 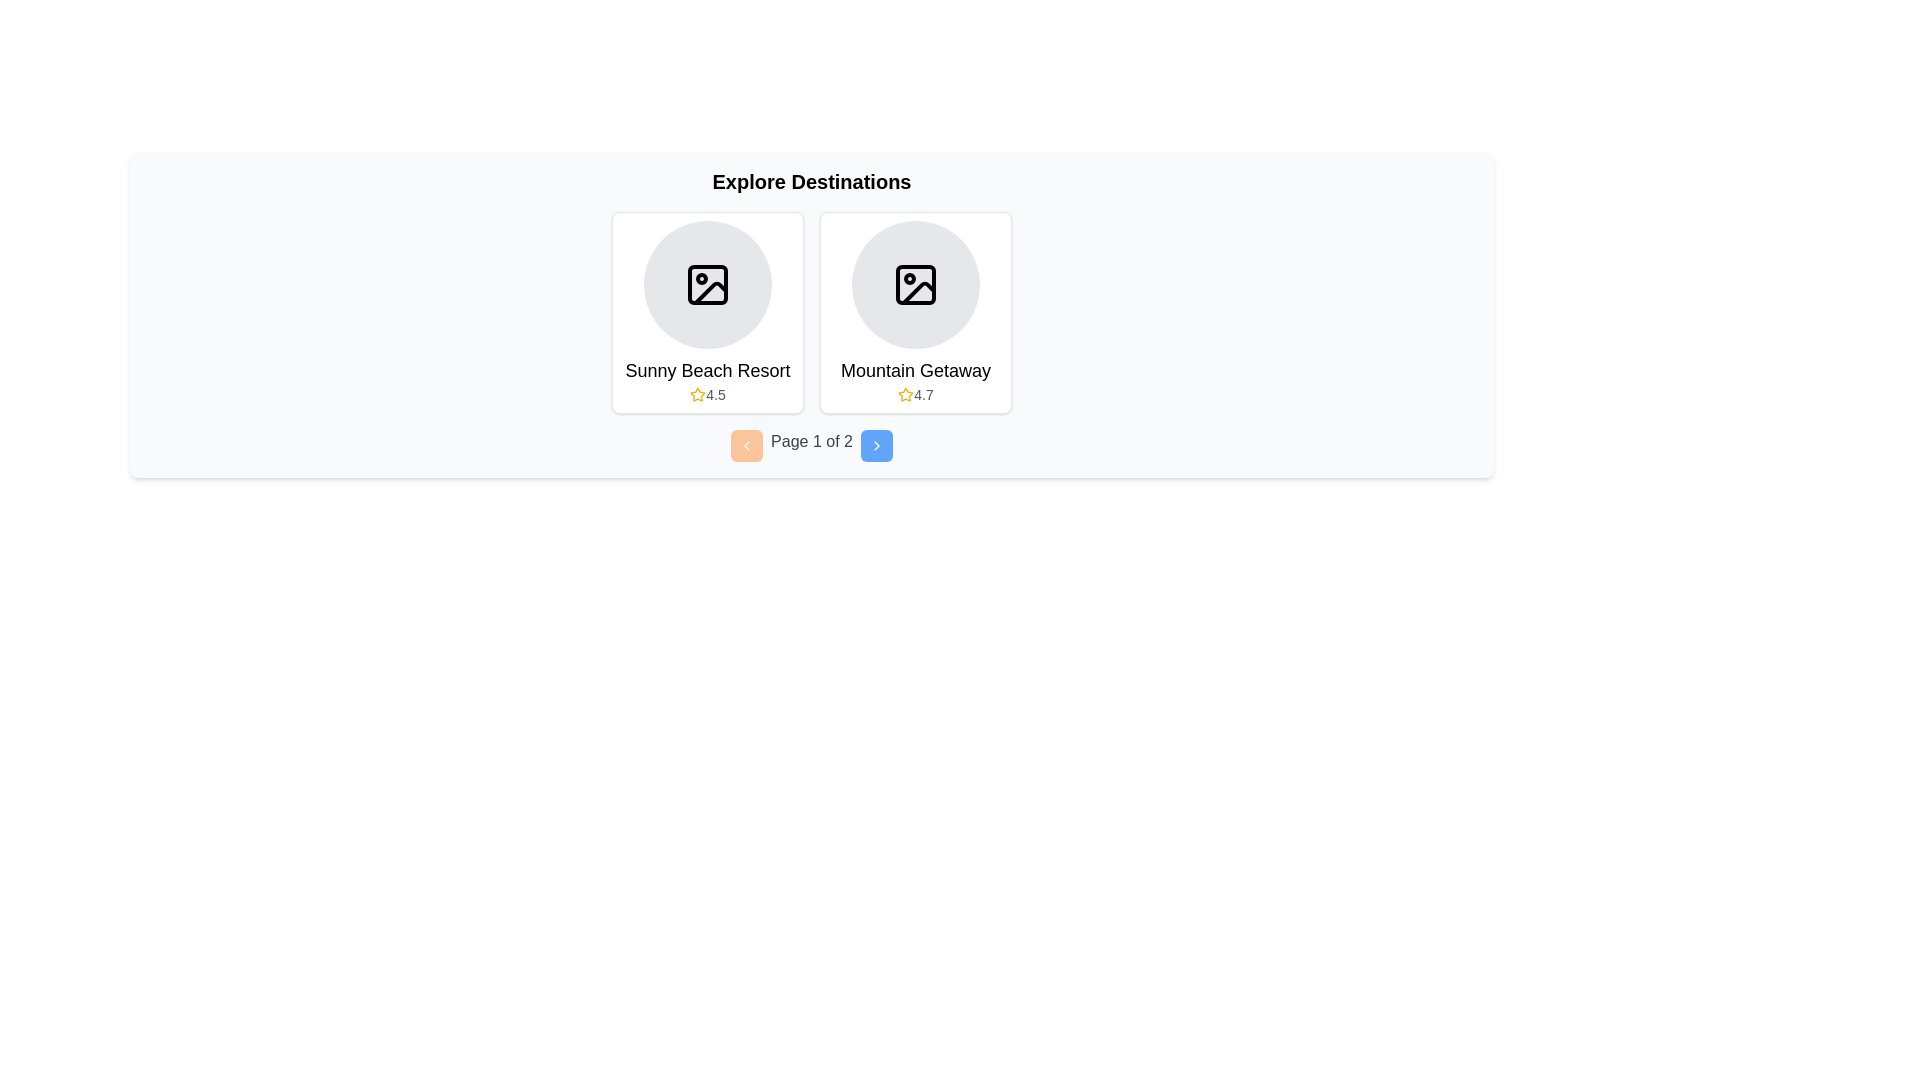 What do you see at coordinates (905, 394) in the screenshot?
I see `the star icon representing the rating for 'Mountain Getaway', located next to the text '4.7' in the rating section` at bounding box center [905, 394].